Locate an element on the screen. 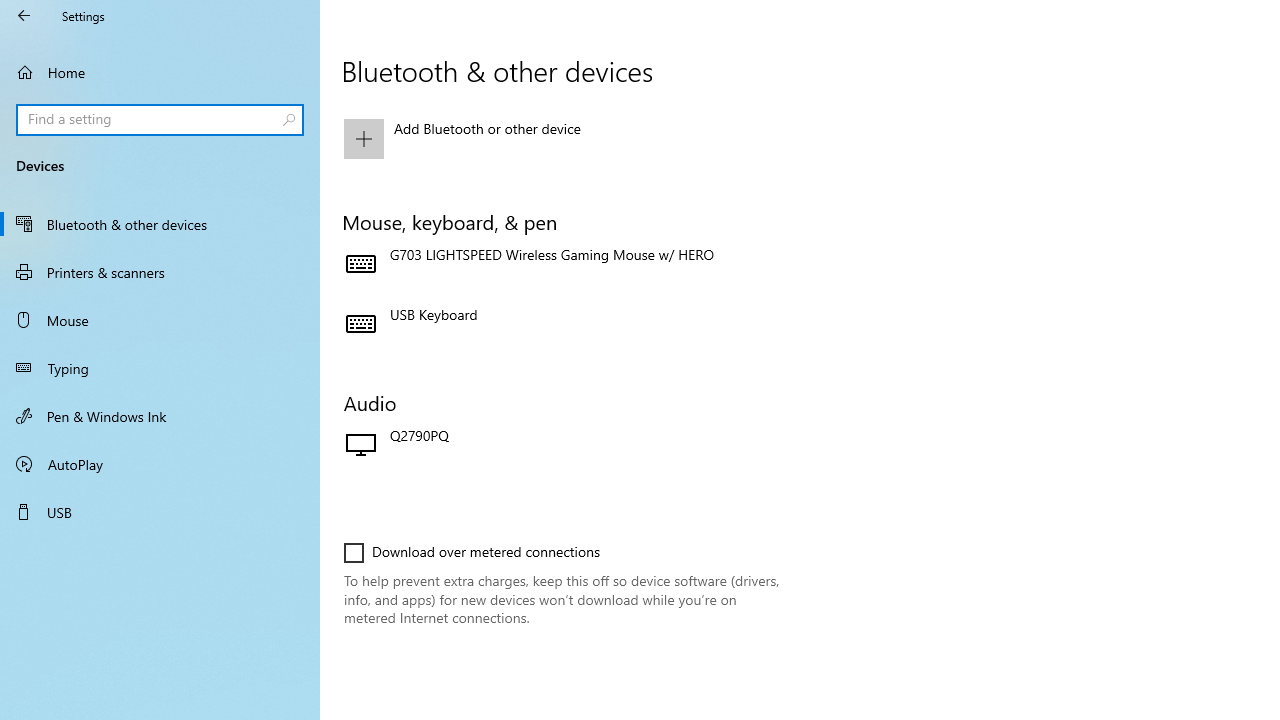 This screenshot has height=720, width=1280. 'Typing' is located at coordinates (160, 367).